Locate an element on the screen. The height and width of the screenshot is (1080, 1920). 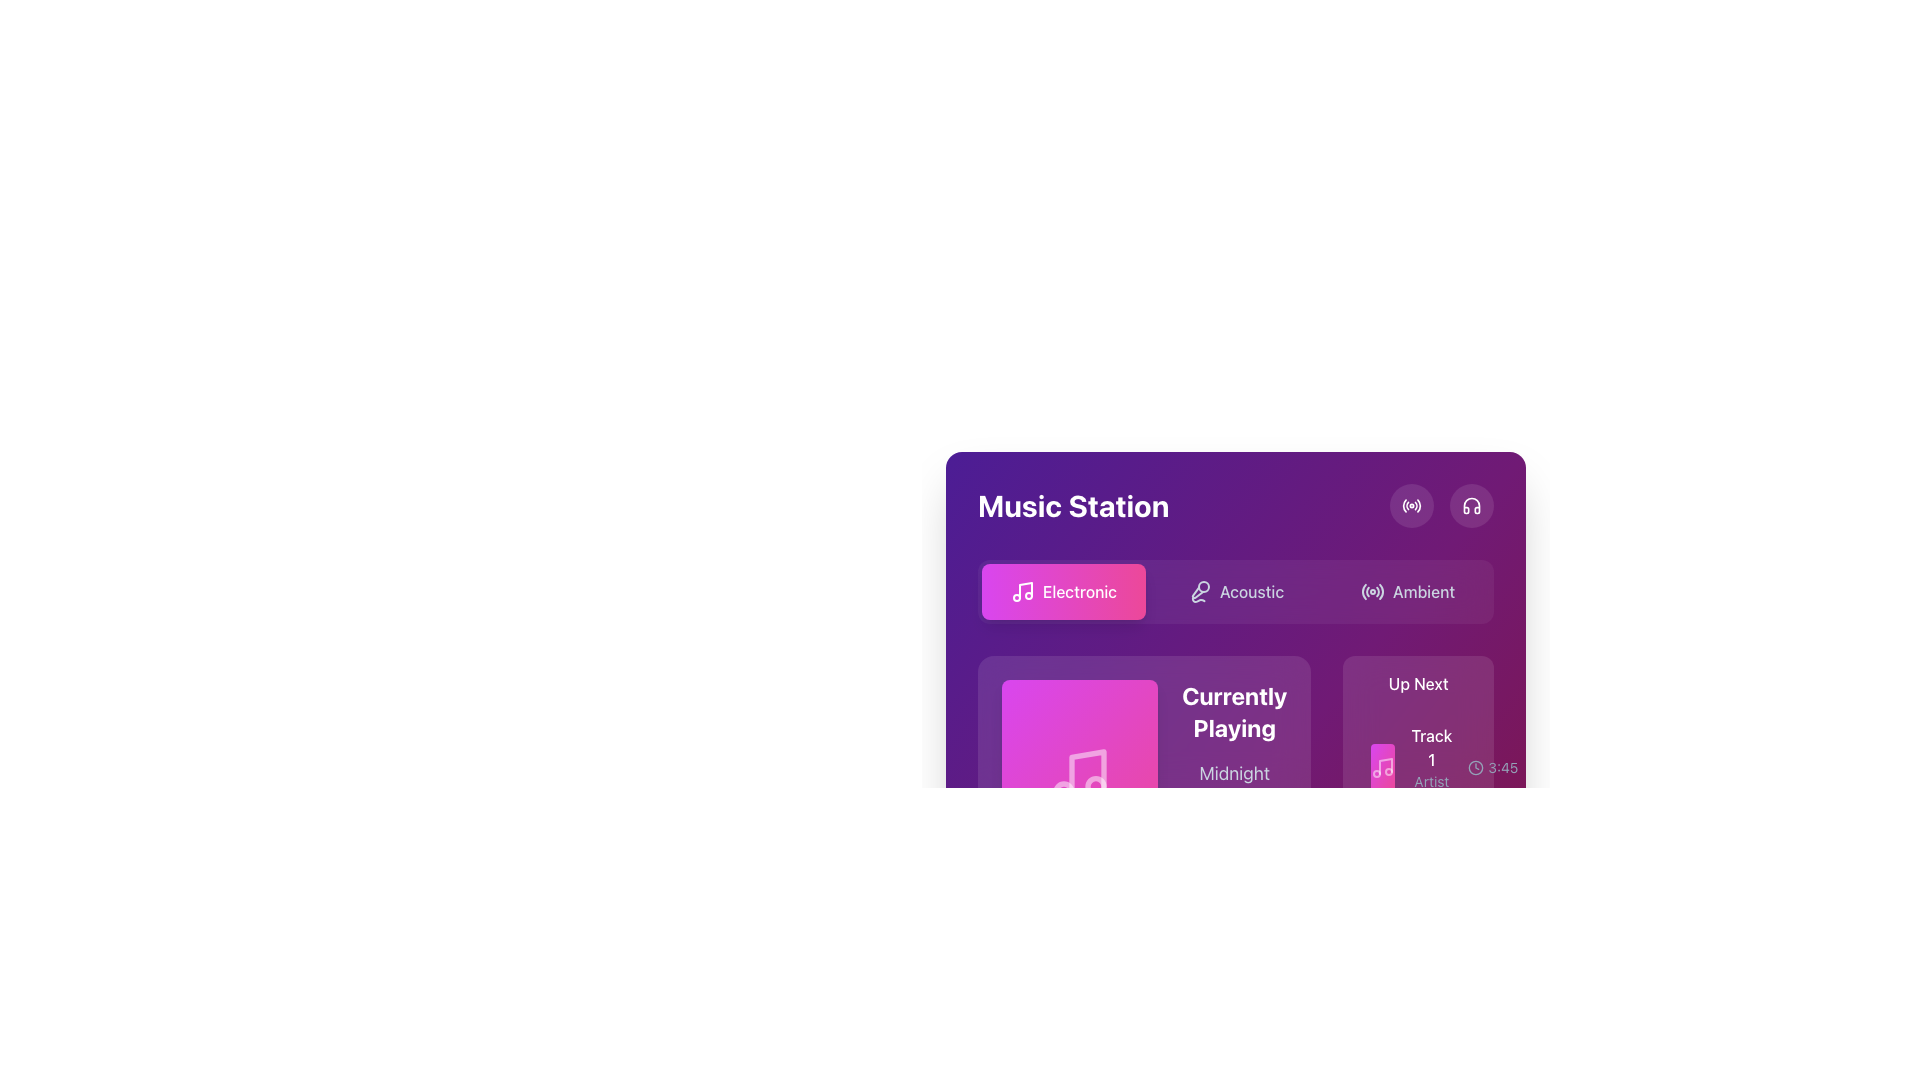
the live broadcast button located in the top-right corner of the user interface is located at coordinates (1410, 504).